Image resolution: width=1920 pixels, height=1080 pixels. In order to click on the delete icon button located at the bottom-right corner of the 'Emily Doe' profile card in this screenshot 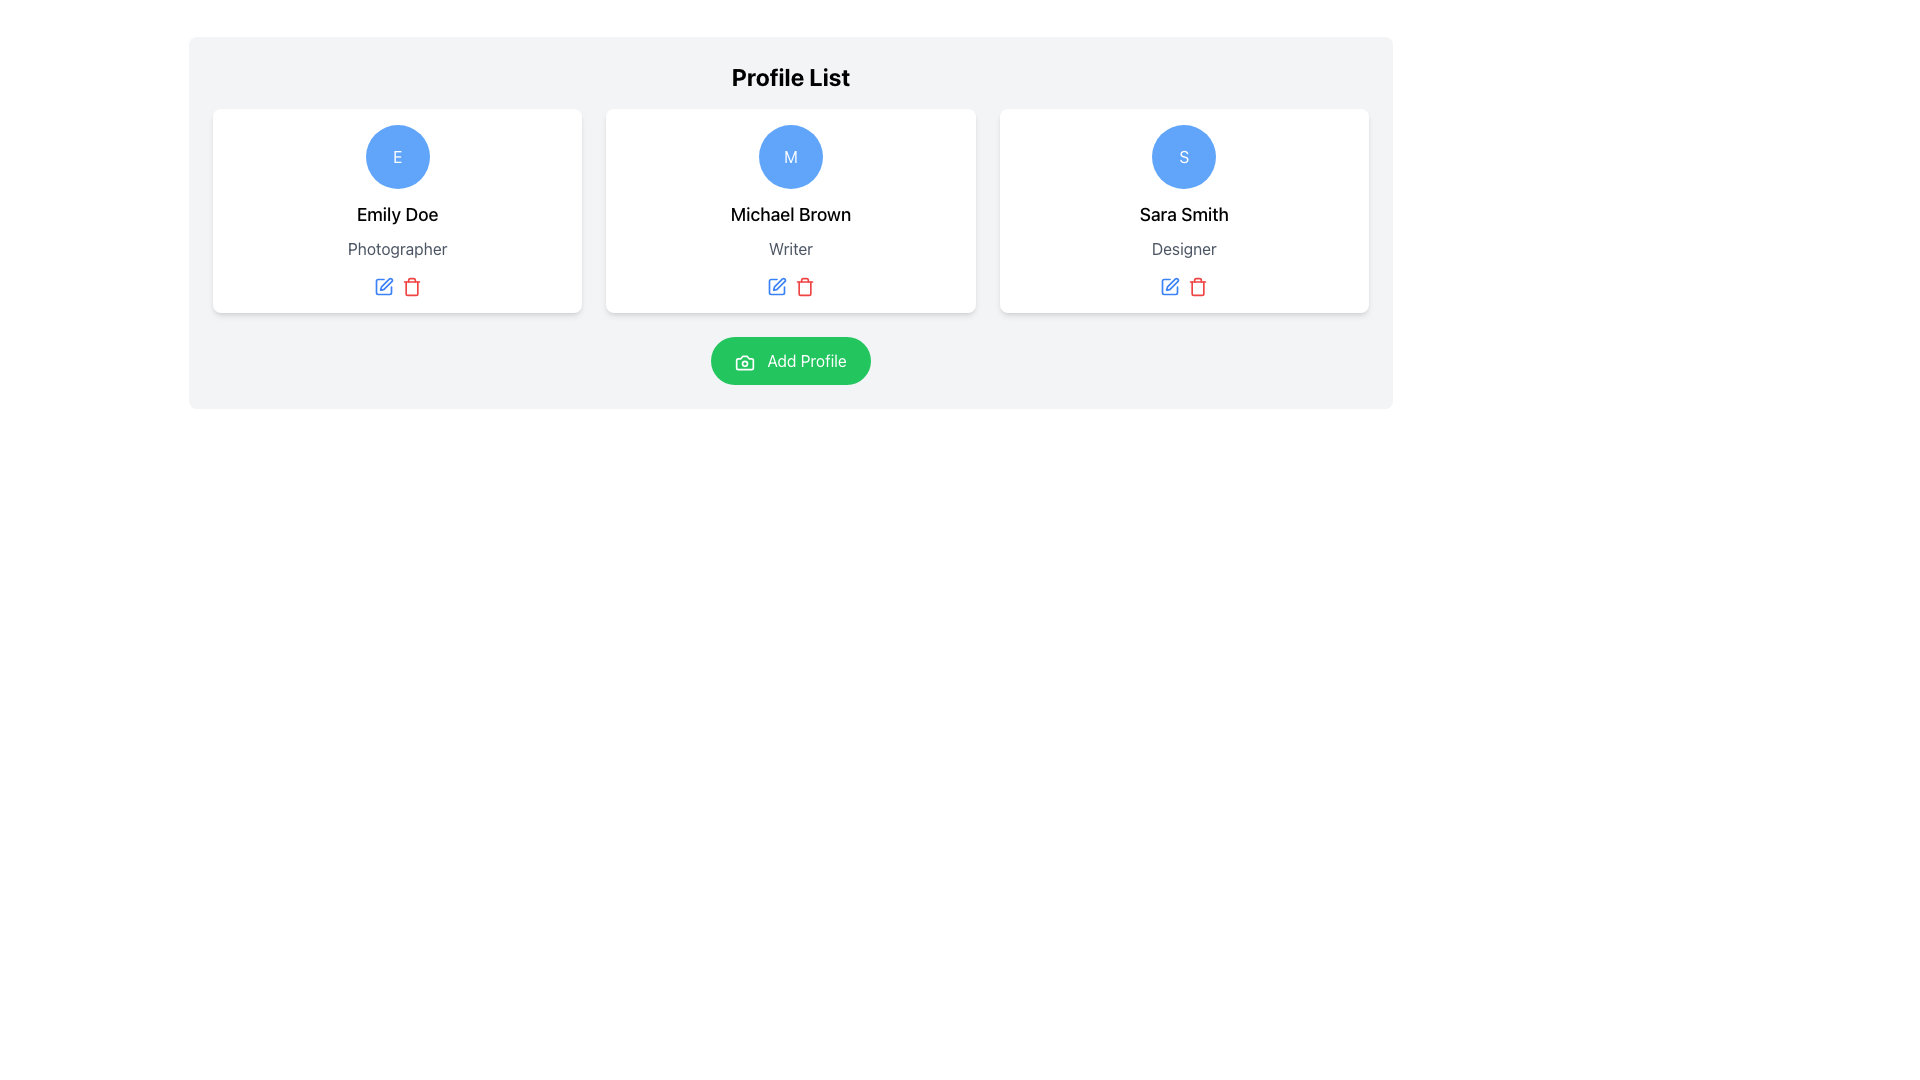, I will do `click(410, 288)`.